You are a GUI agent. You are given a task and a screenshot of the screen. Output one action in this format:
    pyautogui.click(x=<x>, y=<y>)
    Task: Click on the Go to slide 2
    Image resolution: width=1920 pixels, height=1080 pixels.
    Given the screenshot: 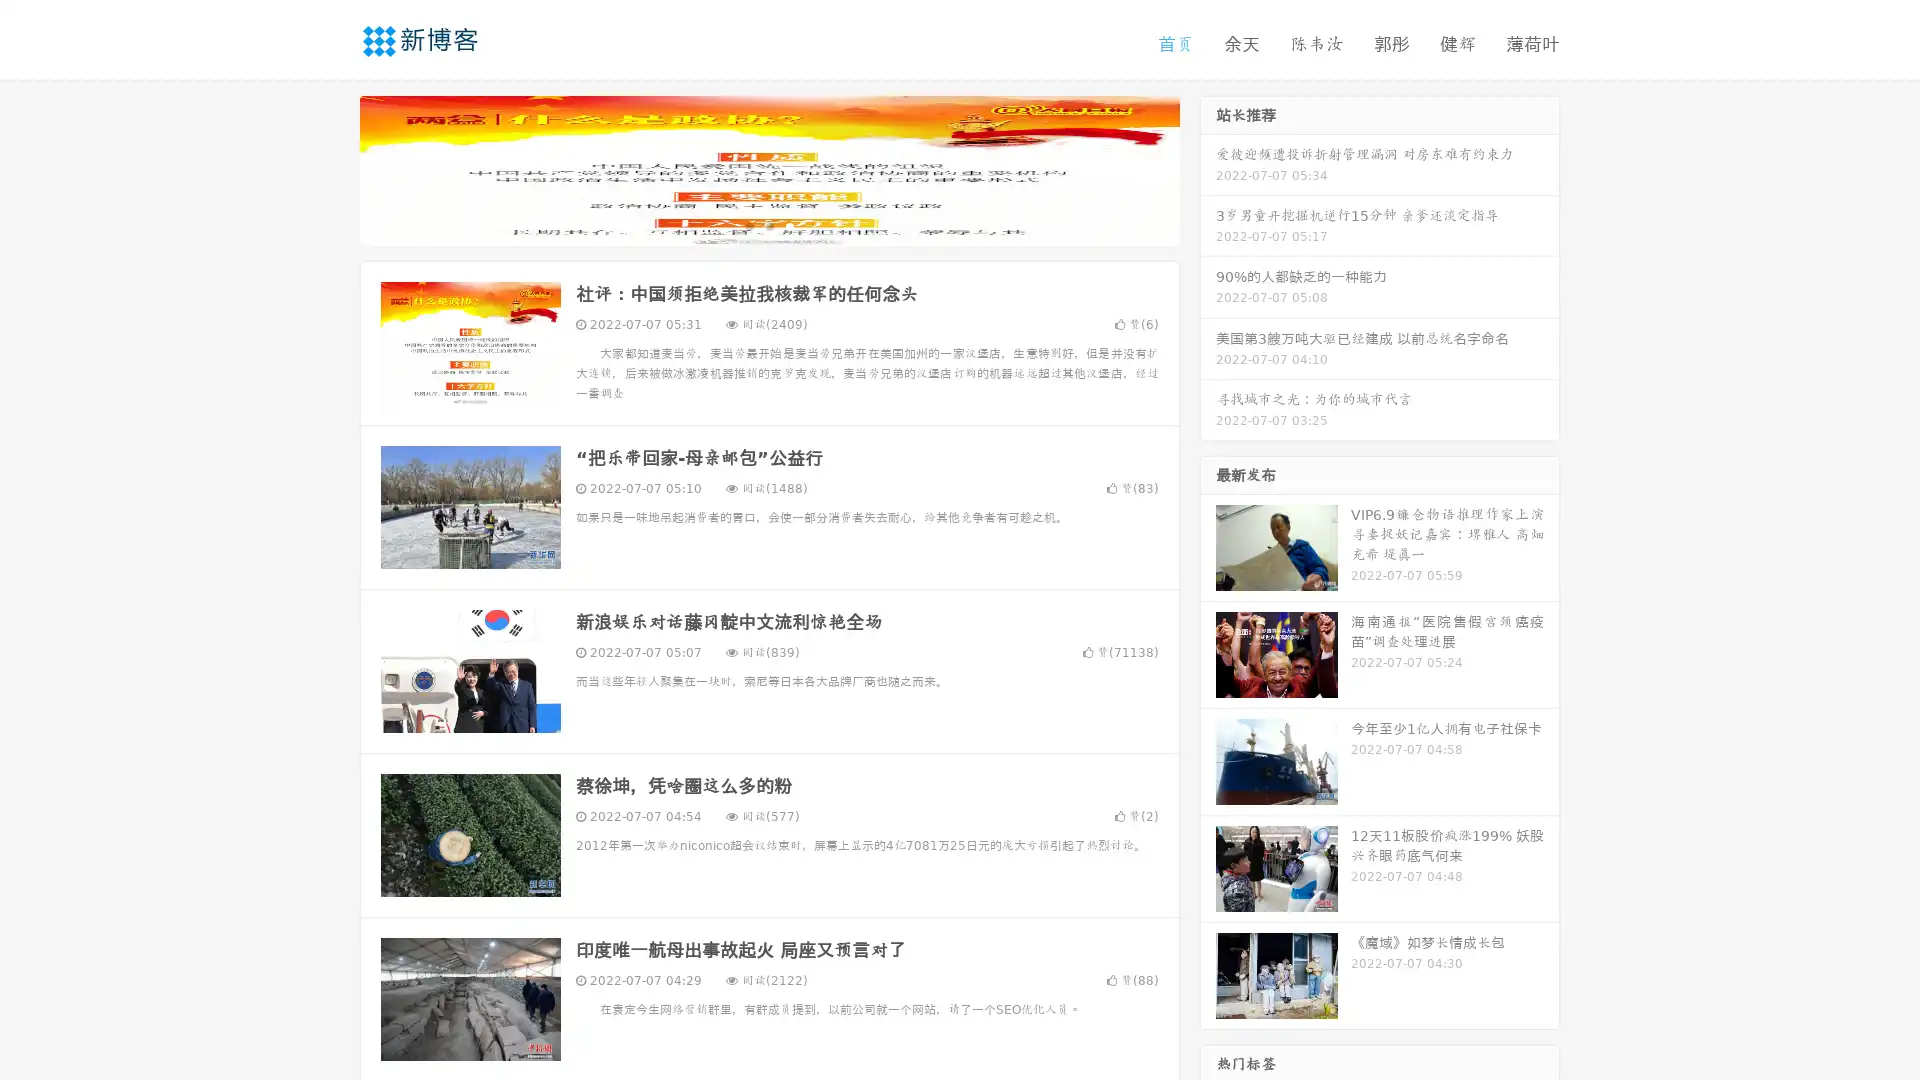 What is the action you would take?
    pyautogui.click(x=768, y=225)
    